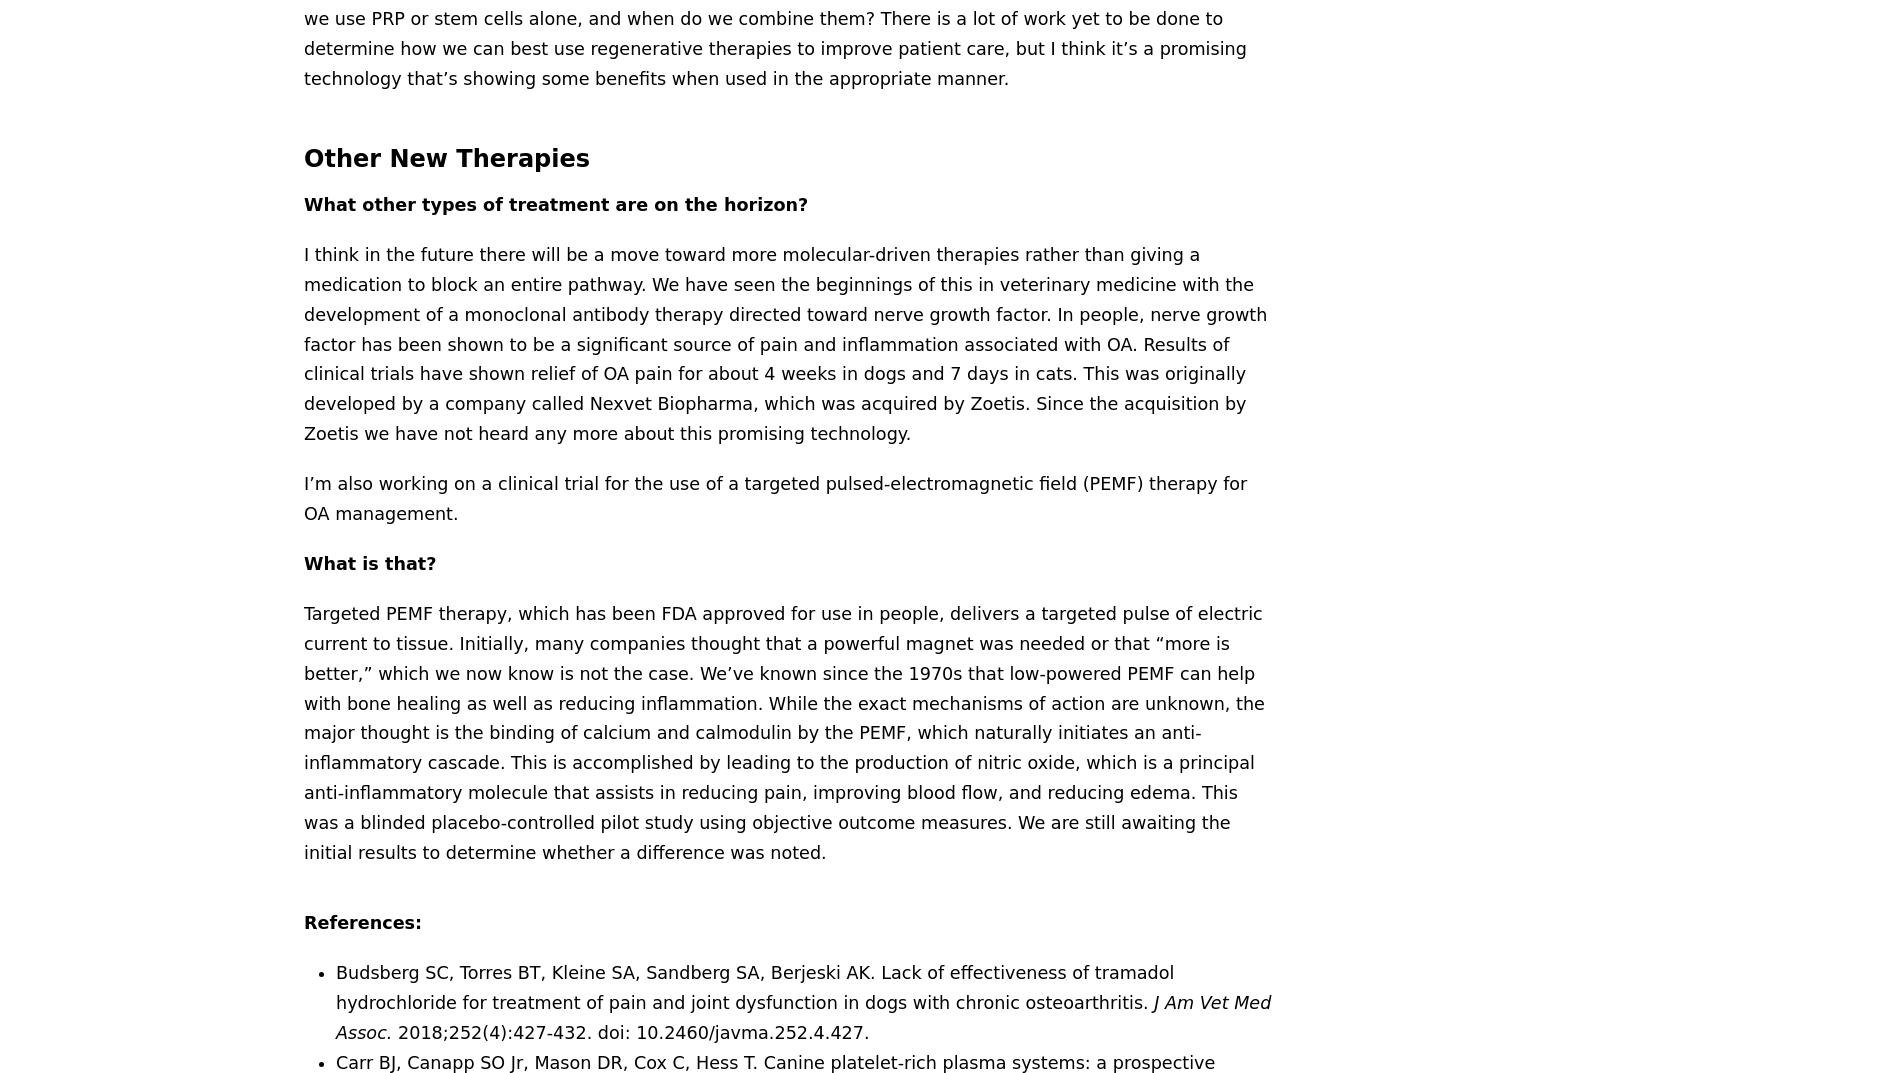  What do you see at coordinates (494, 1032) in the screenshot?
I see `'2018;252(4):427-432.'` at bounding box center [494, 1032].